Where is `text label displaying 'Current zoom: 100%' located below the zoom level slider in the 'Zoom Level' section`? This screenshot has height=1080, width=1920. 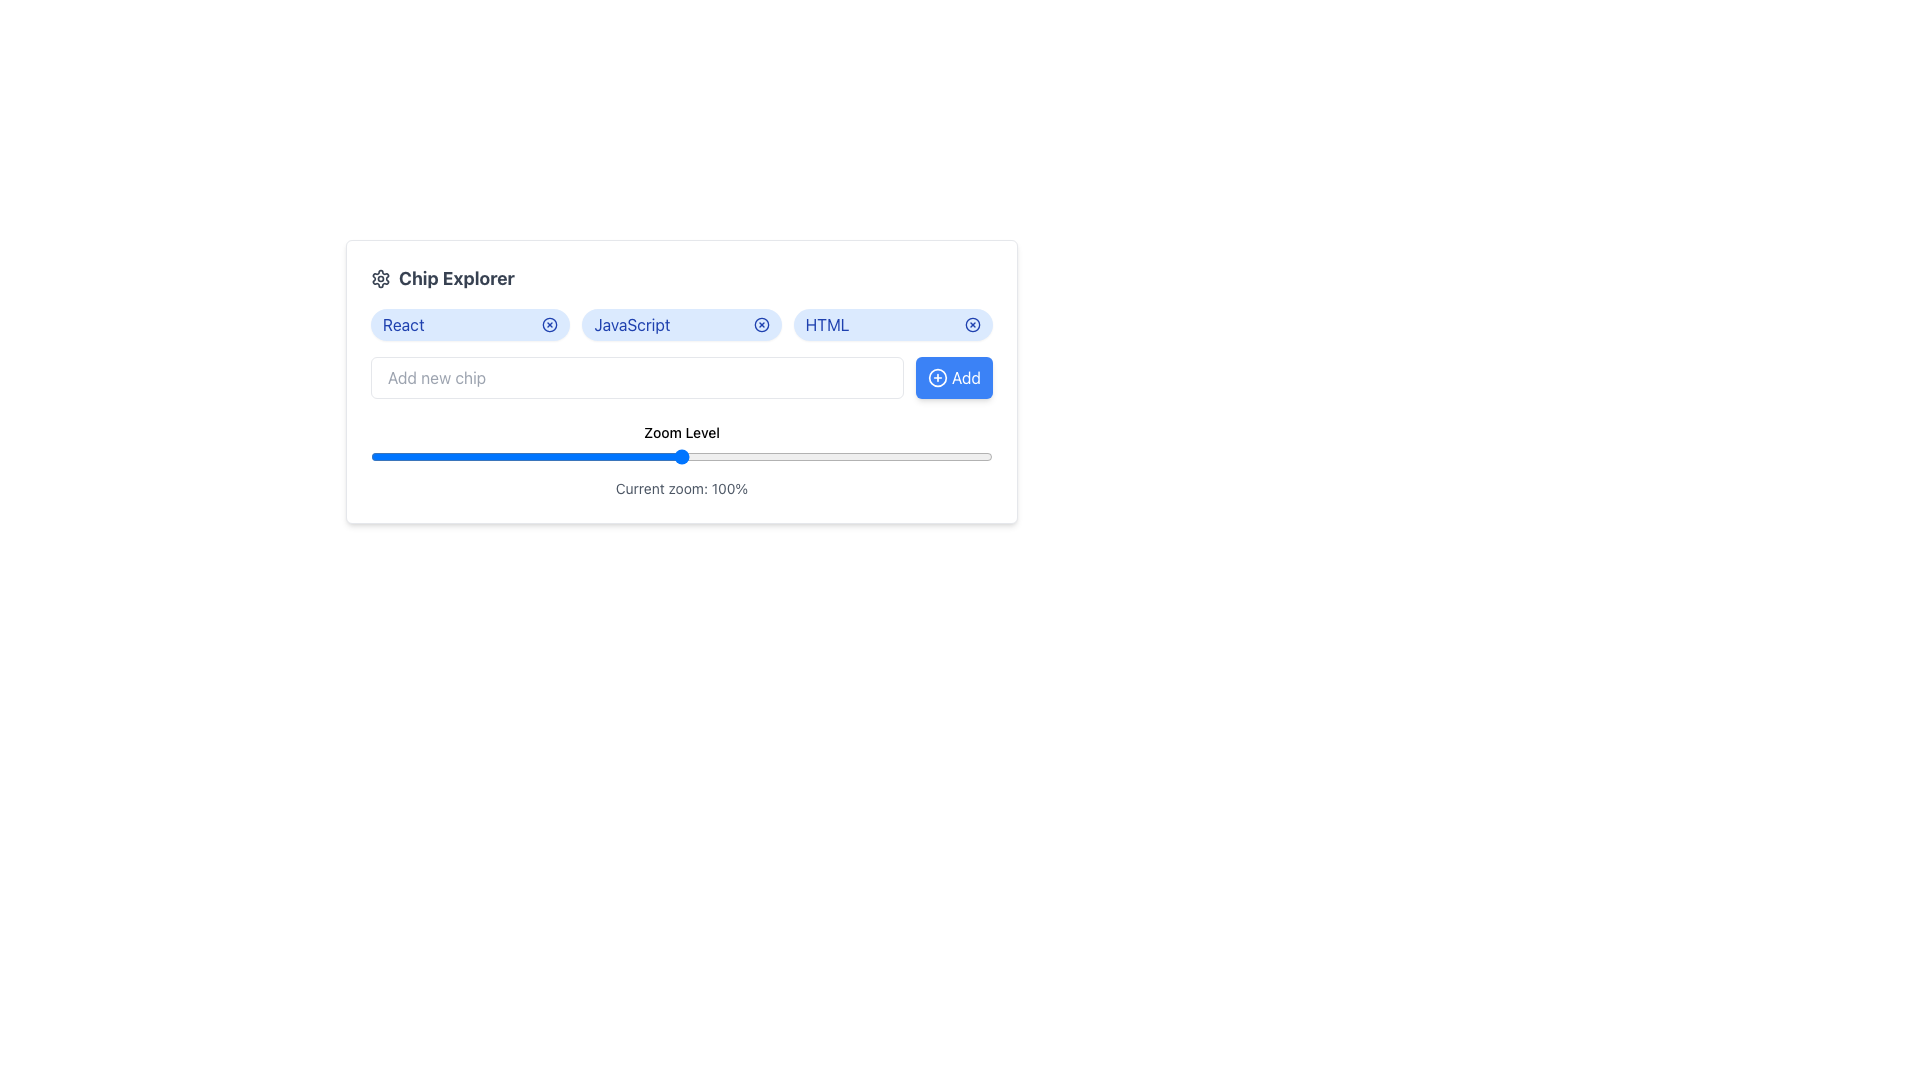 text label displaying 'Current zoom: 100%' located below the zoom level slider in the 'Zoom Level' section is located at coordinates (681, 489).